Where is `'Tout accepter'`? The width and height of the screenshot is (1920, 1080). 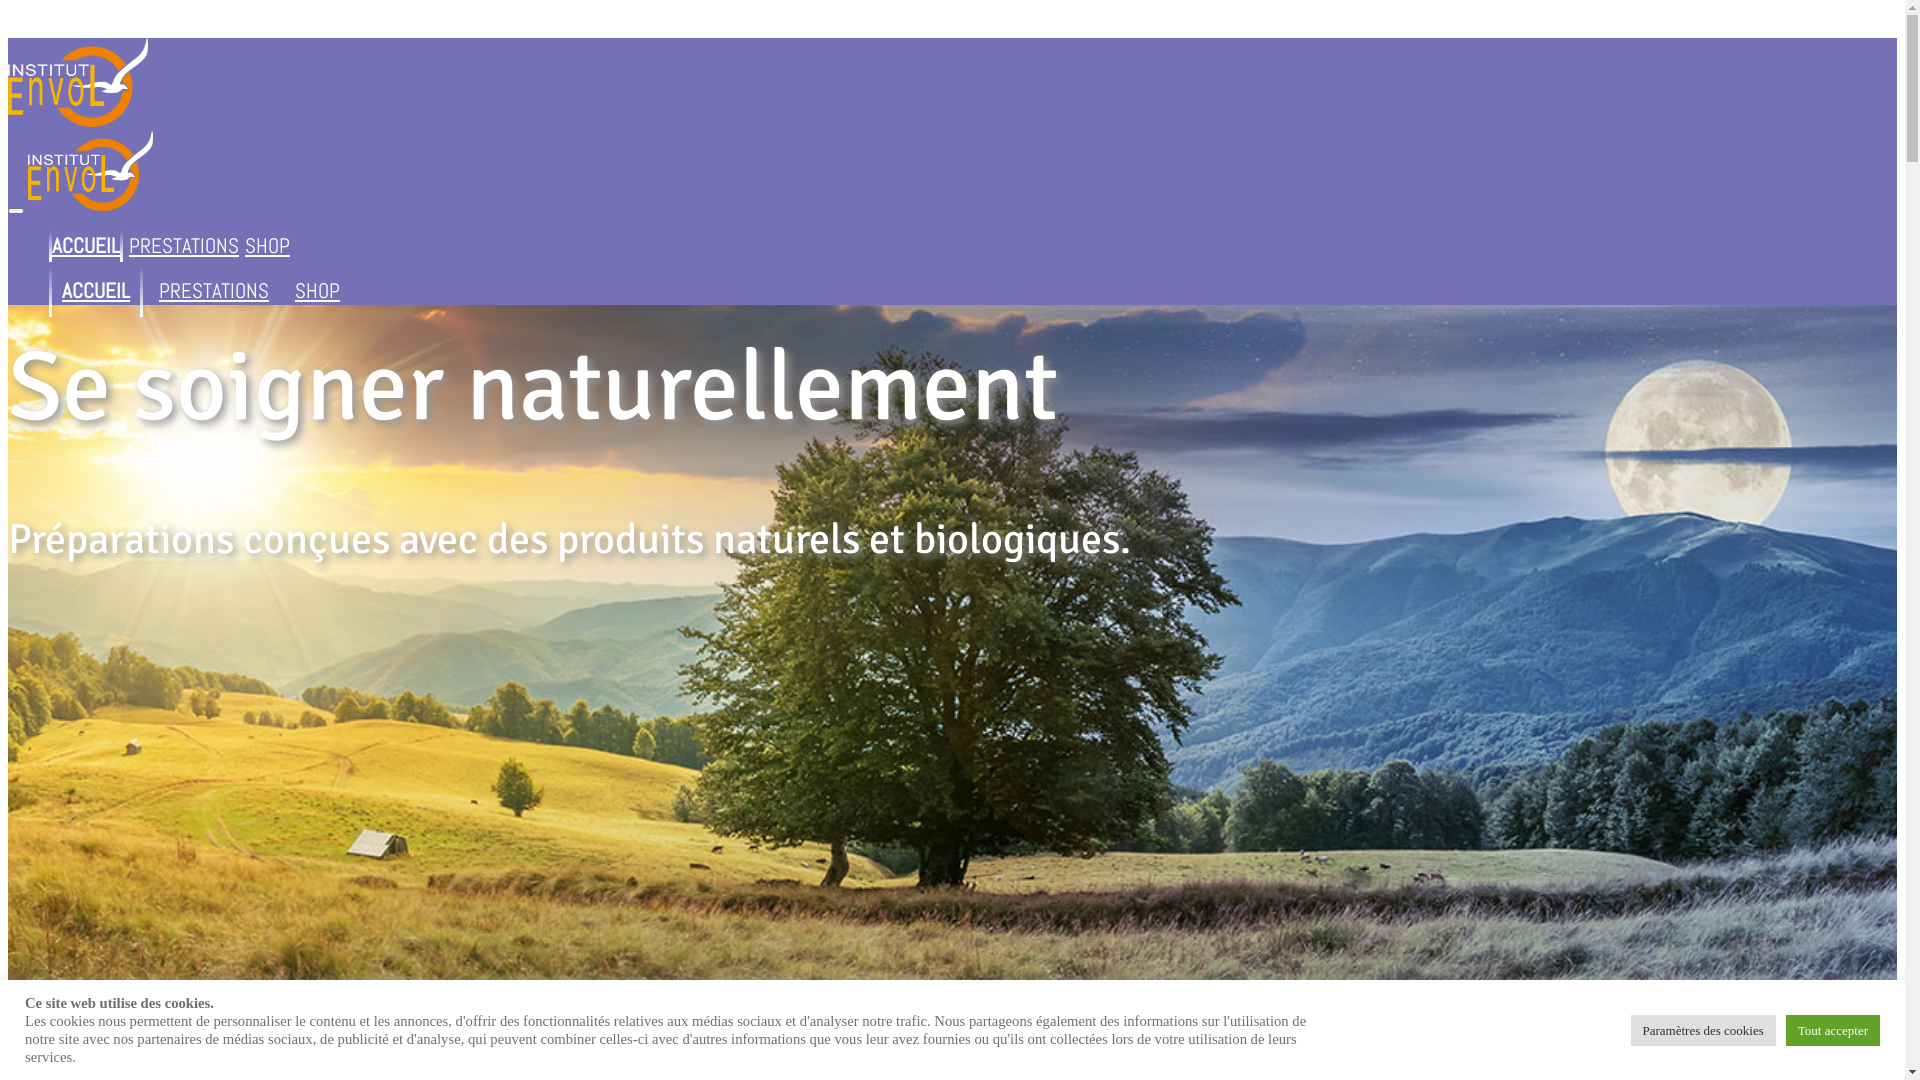 'Tout accepter' is located at coordinates (1833, 1029).